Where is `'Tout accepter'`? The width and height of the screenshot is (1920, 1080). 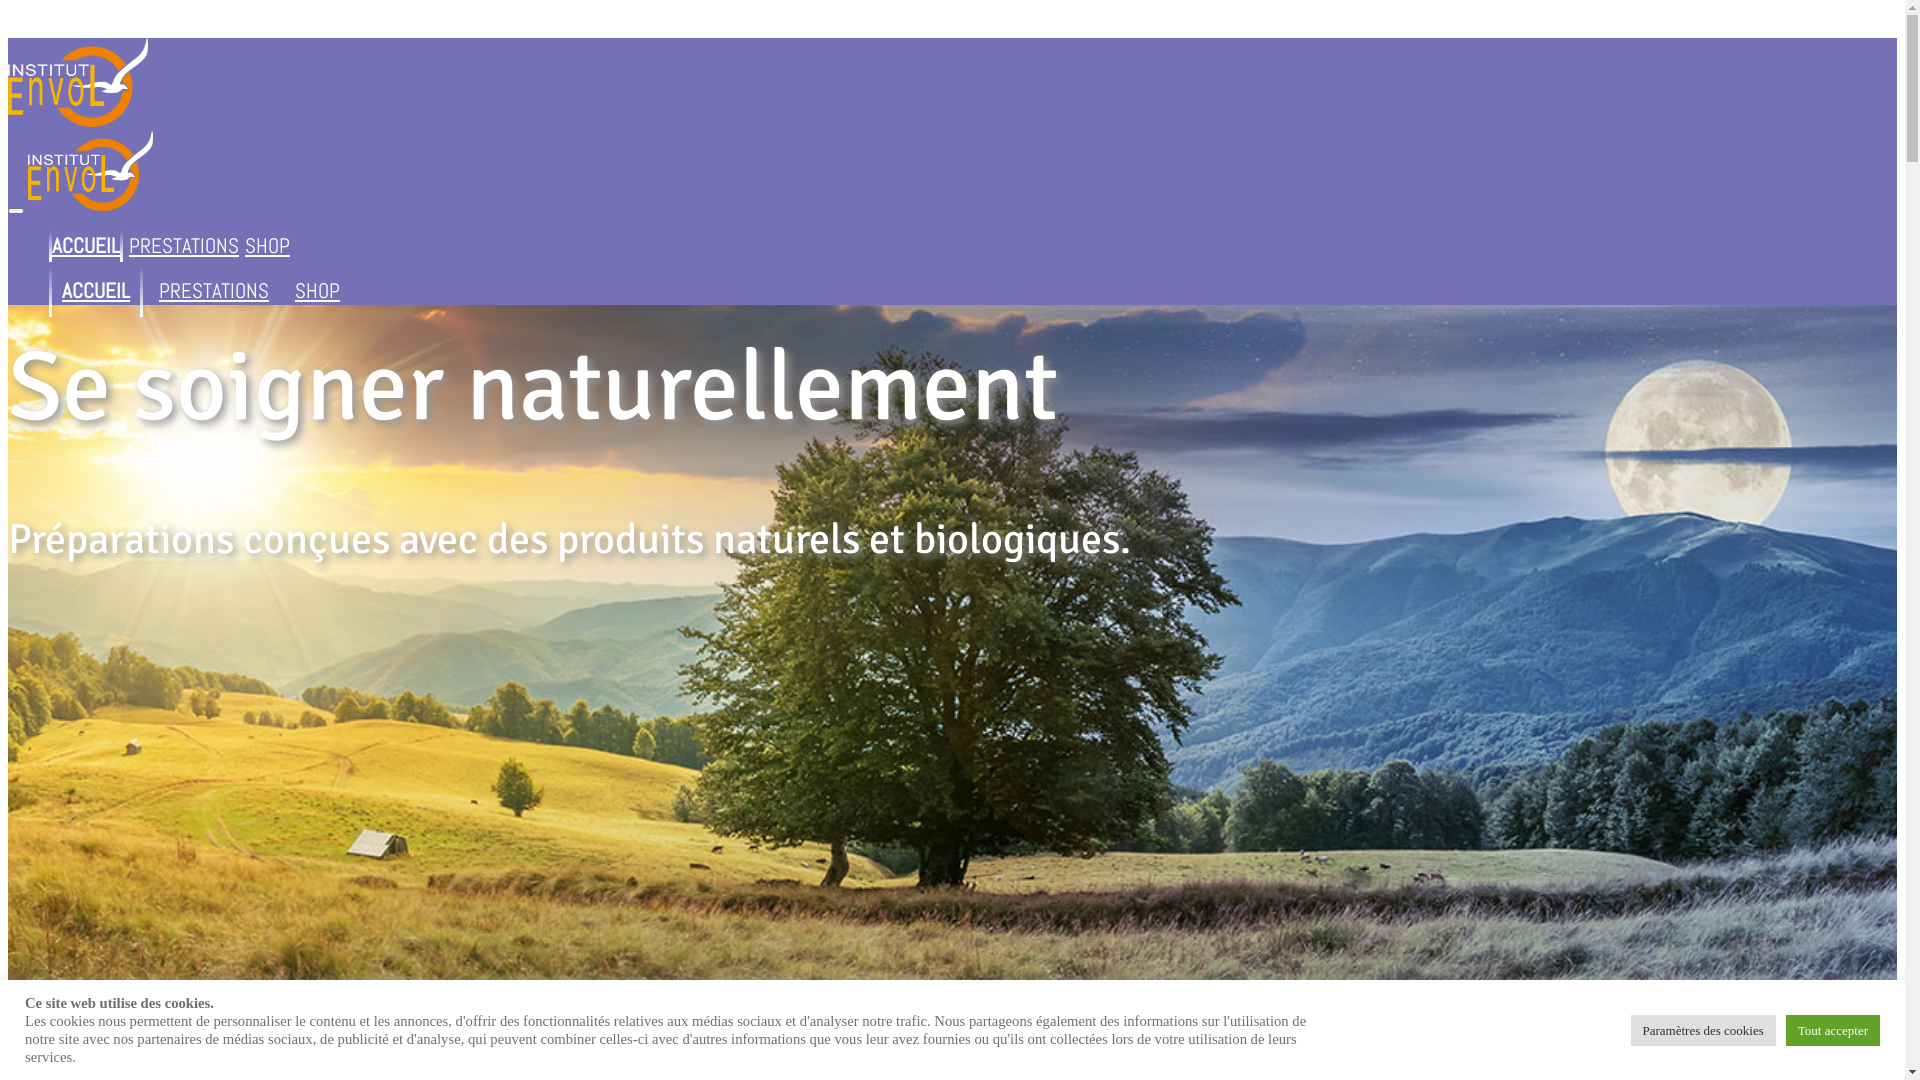 'Tout accepter' is located at coordinates (1833, 1029).